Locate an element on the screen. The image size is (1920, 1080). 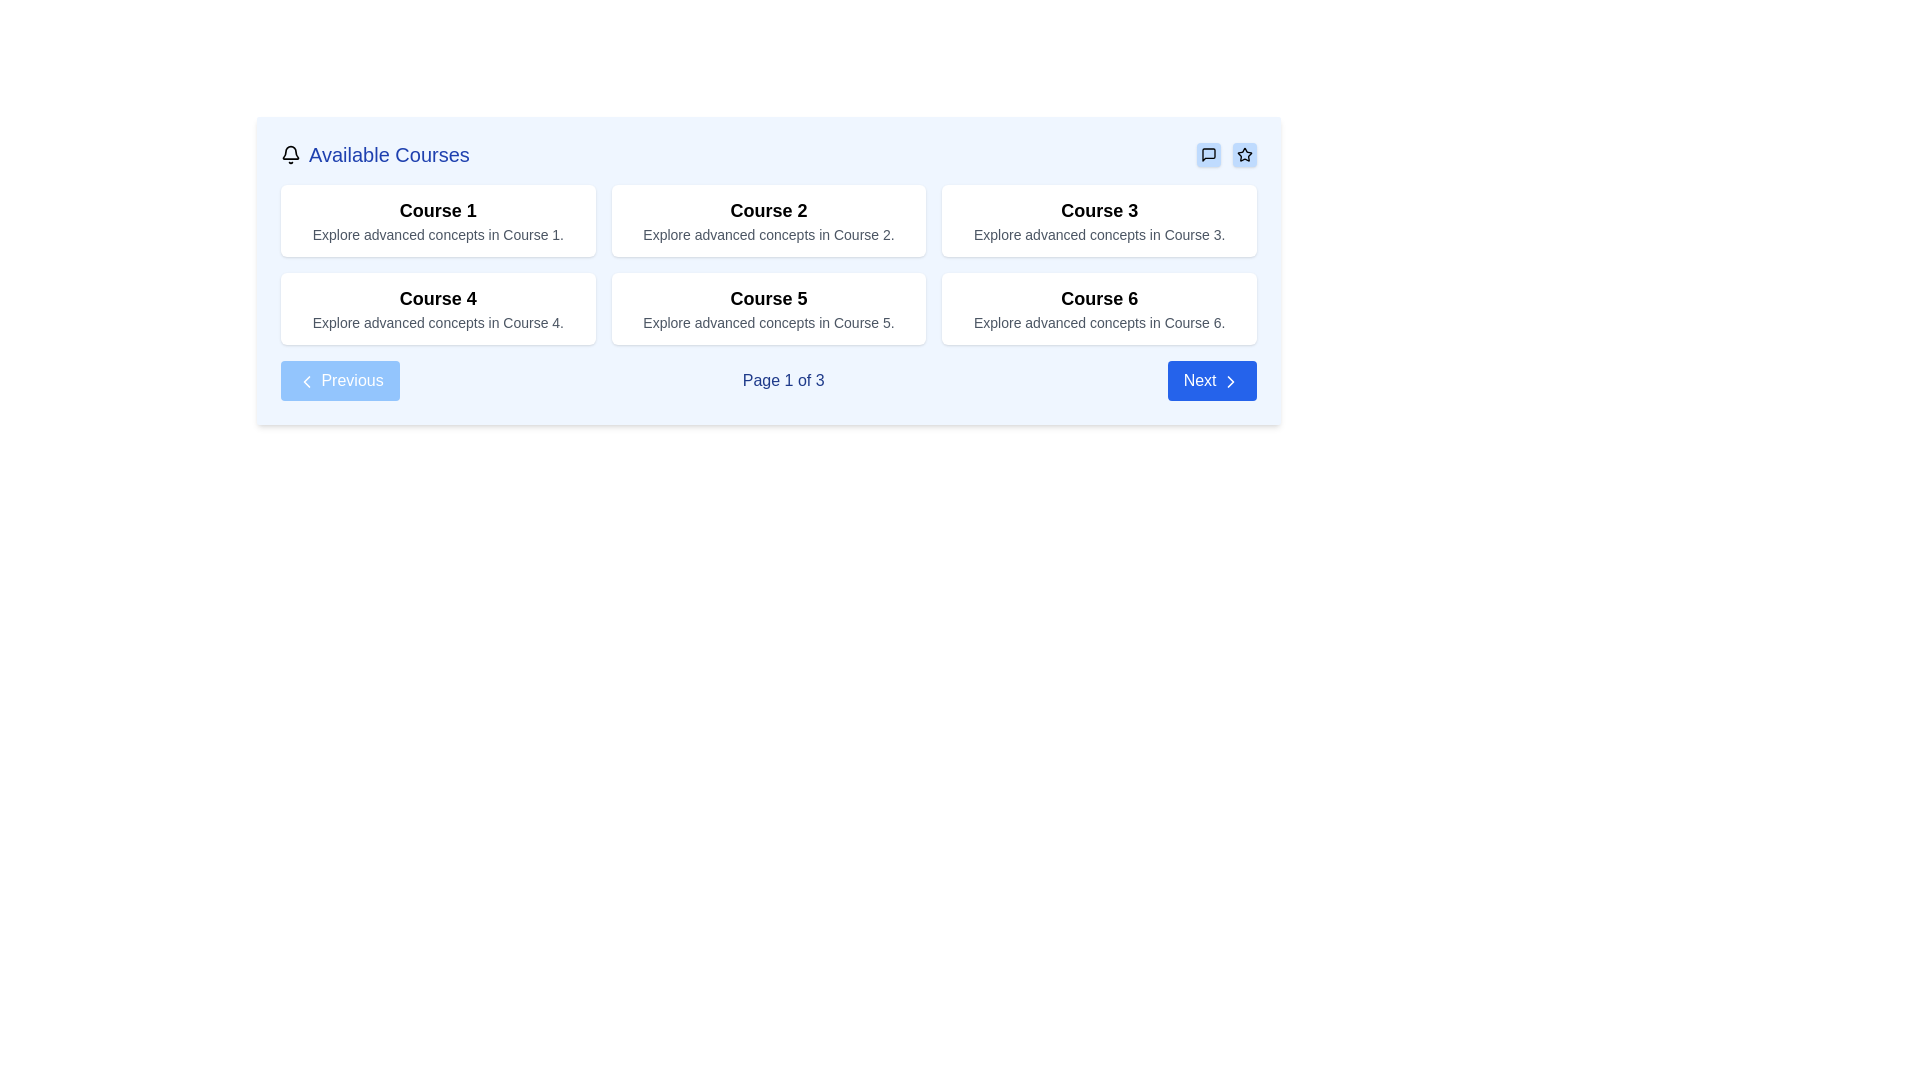
the text label displaying 'Course 1', which is a prominent header in bold font located at the top of the first card in the grid layout is located at coordinates (437, 211).